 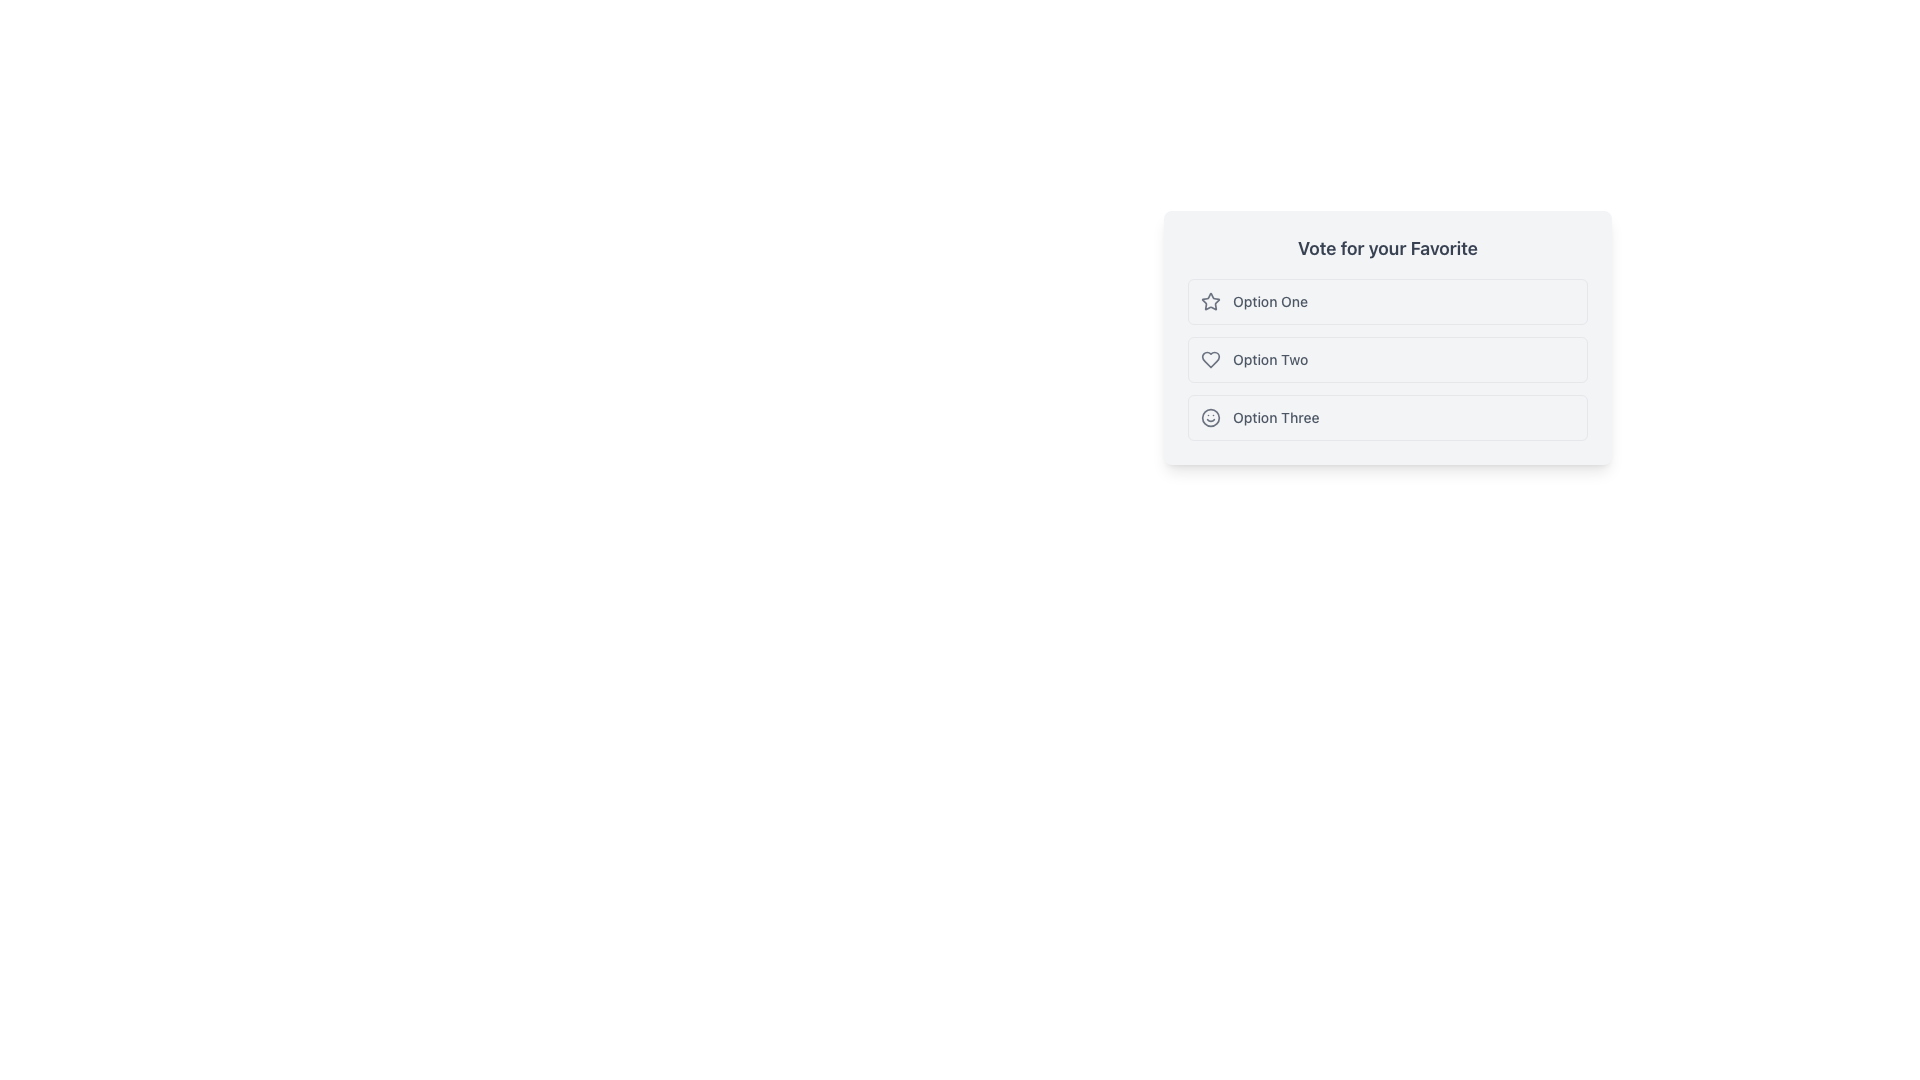 I want to click on 'Option Two' in the Voting Option List, so click(x=1386, y=337).